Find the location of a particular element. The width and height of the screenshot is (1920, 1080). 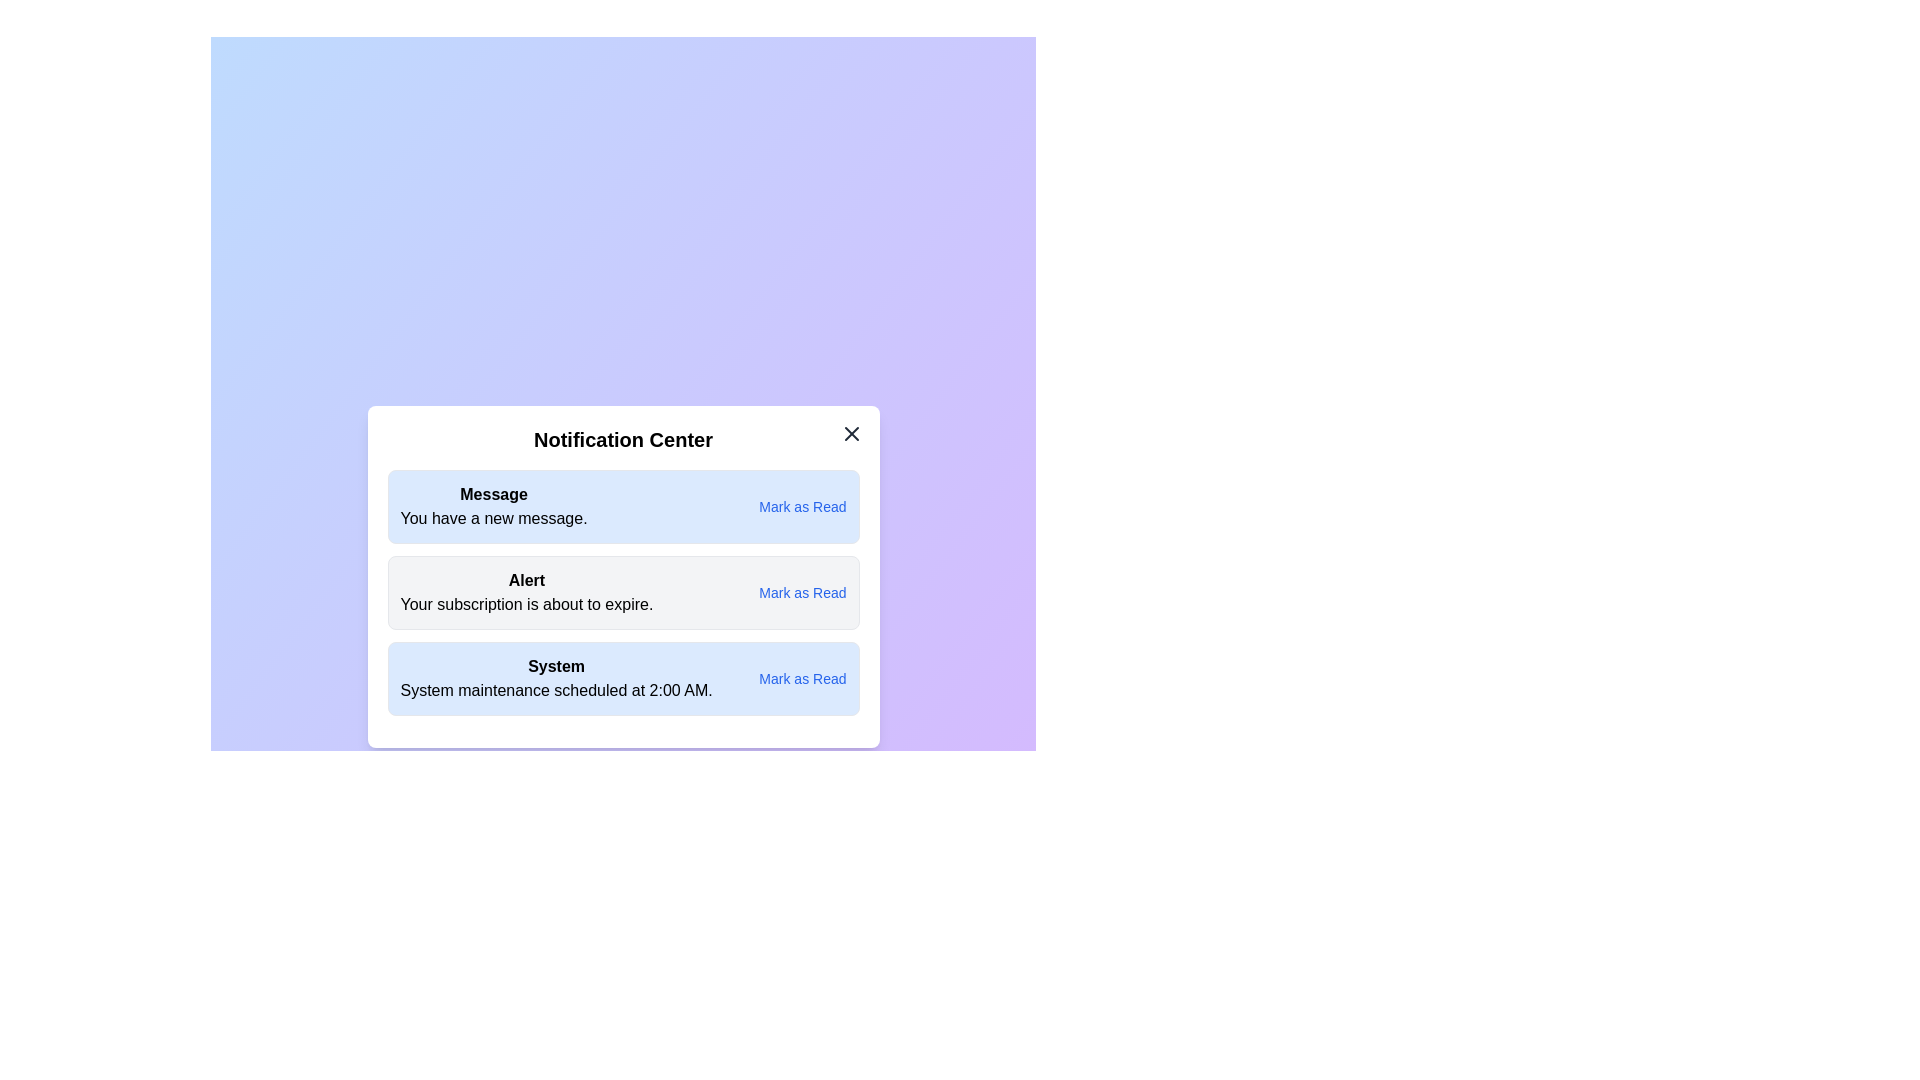

the 'Mark as Read' button for the notification identified by System is located at coordinates (802, 677).